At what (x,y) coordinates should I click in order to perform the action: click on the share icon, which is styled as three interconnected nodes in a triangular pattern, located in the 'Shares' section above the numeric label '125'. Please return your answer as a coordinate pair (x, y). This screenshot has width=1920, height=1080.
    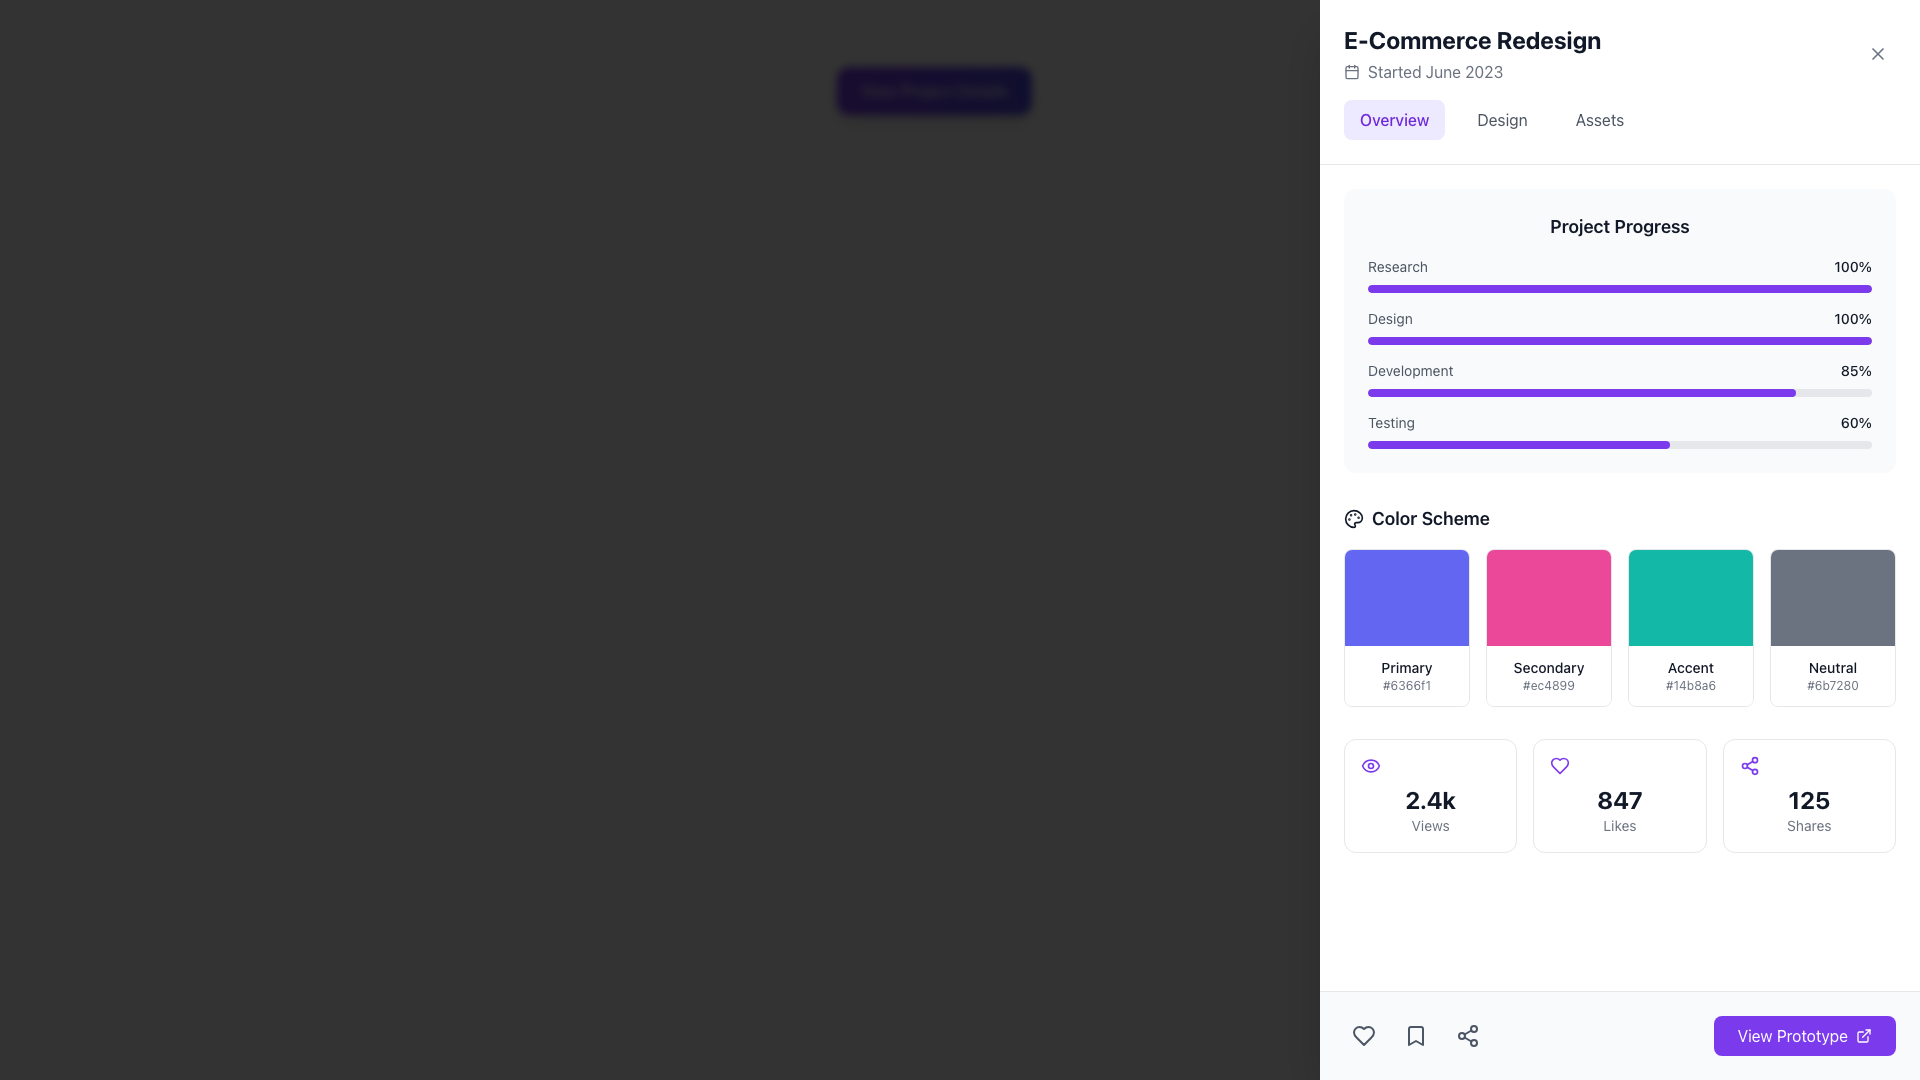
    Looking at the image, I should click on (1748, 765).